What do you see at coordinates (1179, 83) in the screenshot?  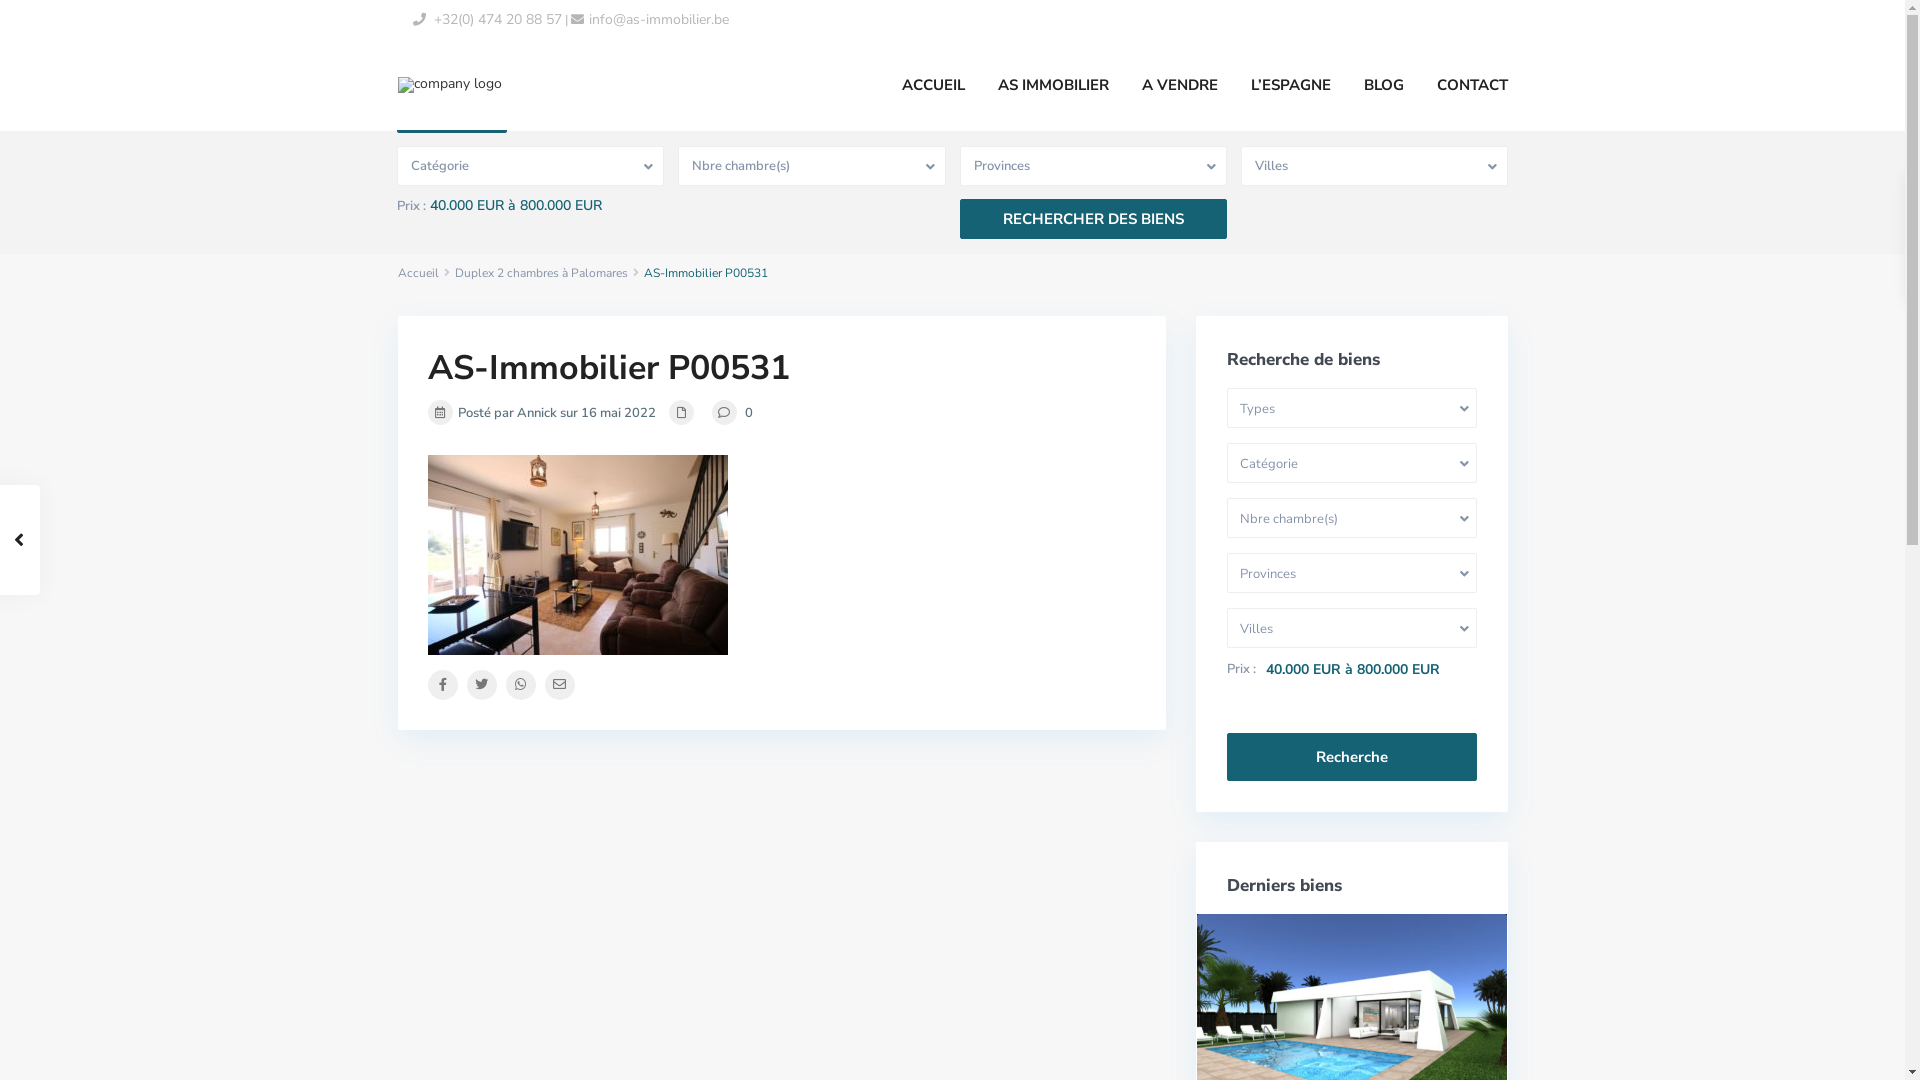 I see `'A VENDRE'` at bounding box center [1179, 83].